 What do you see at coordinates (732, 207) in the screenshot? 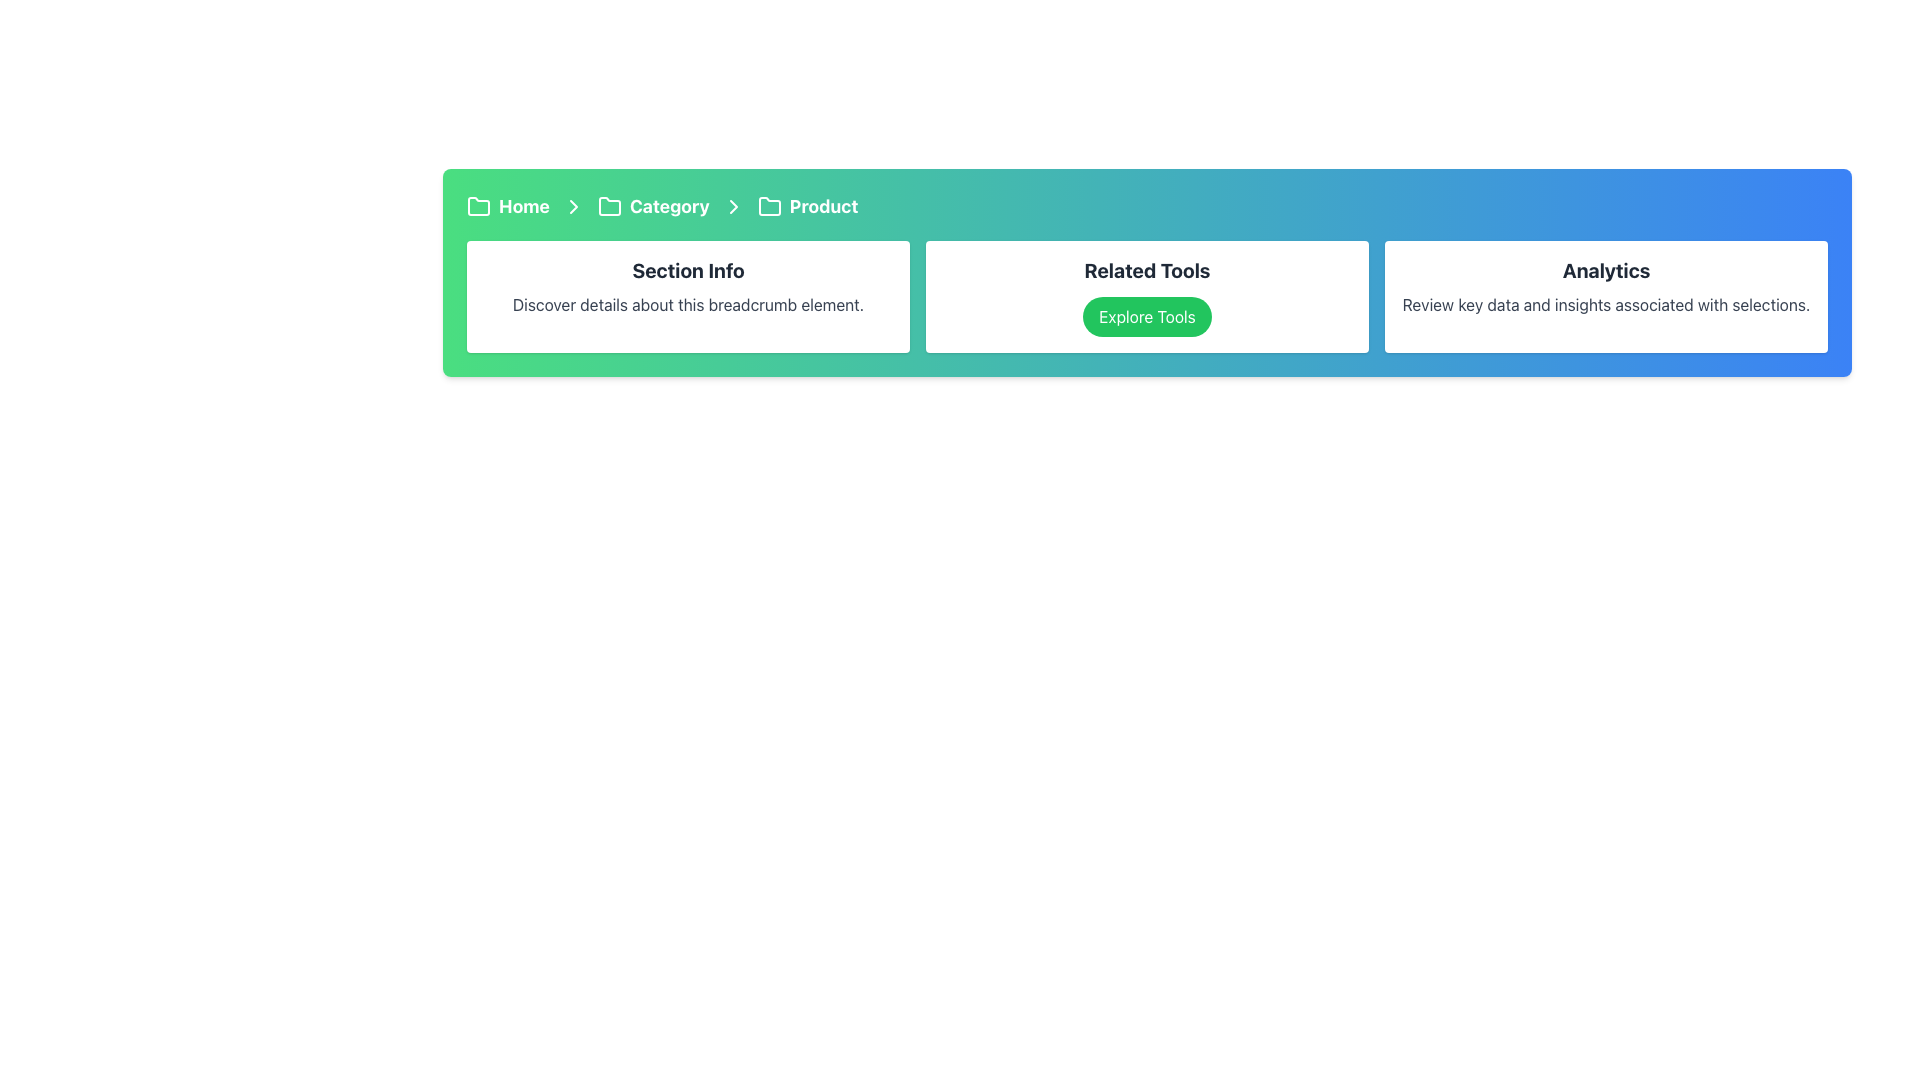
I see `the right-facing chevron icon positioned between the 'Category' and 'Product' breadcrumb items in the breadcrumb navigation bar` at bounding box center [732, 207].